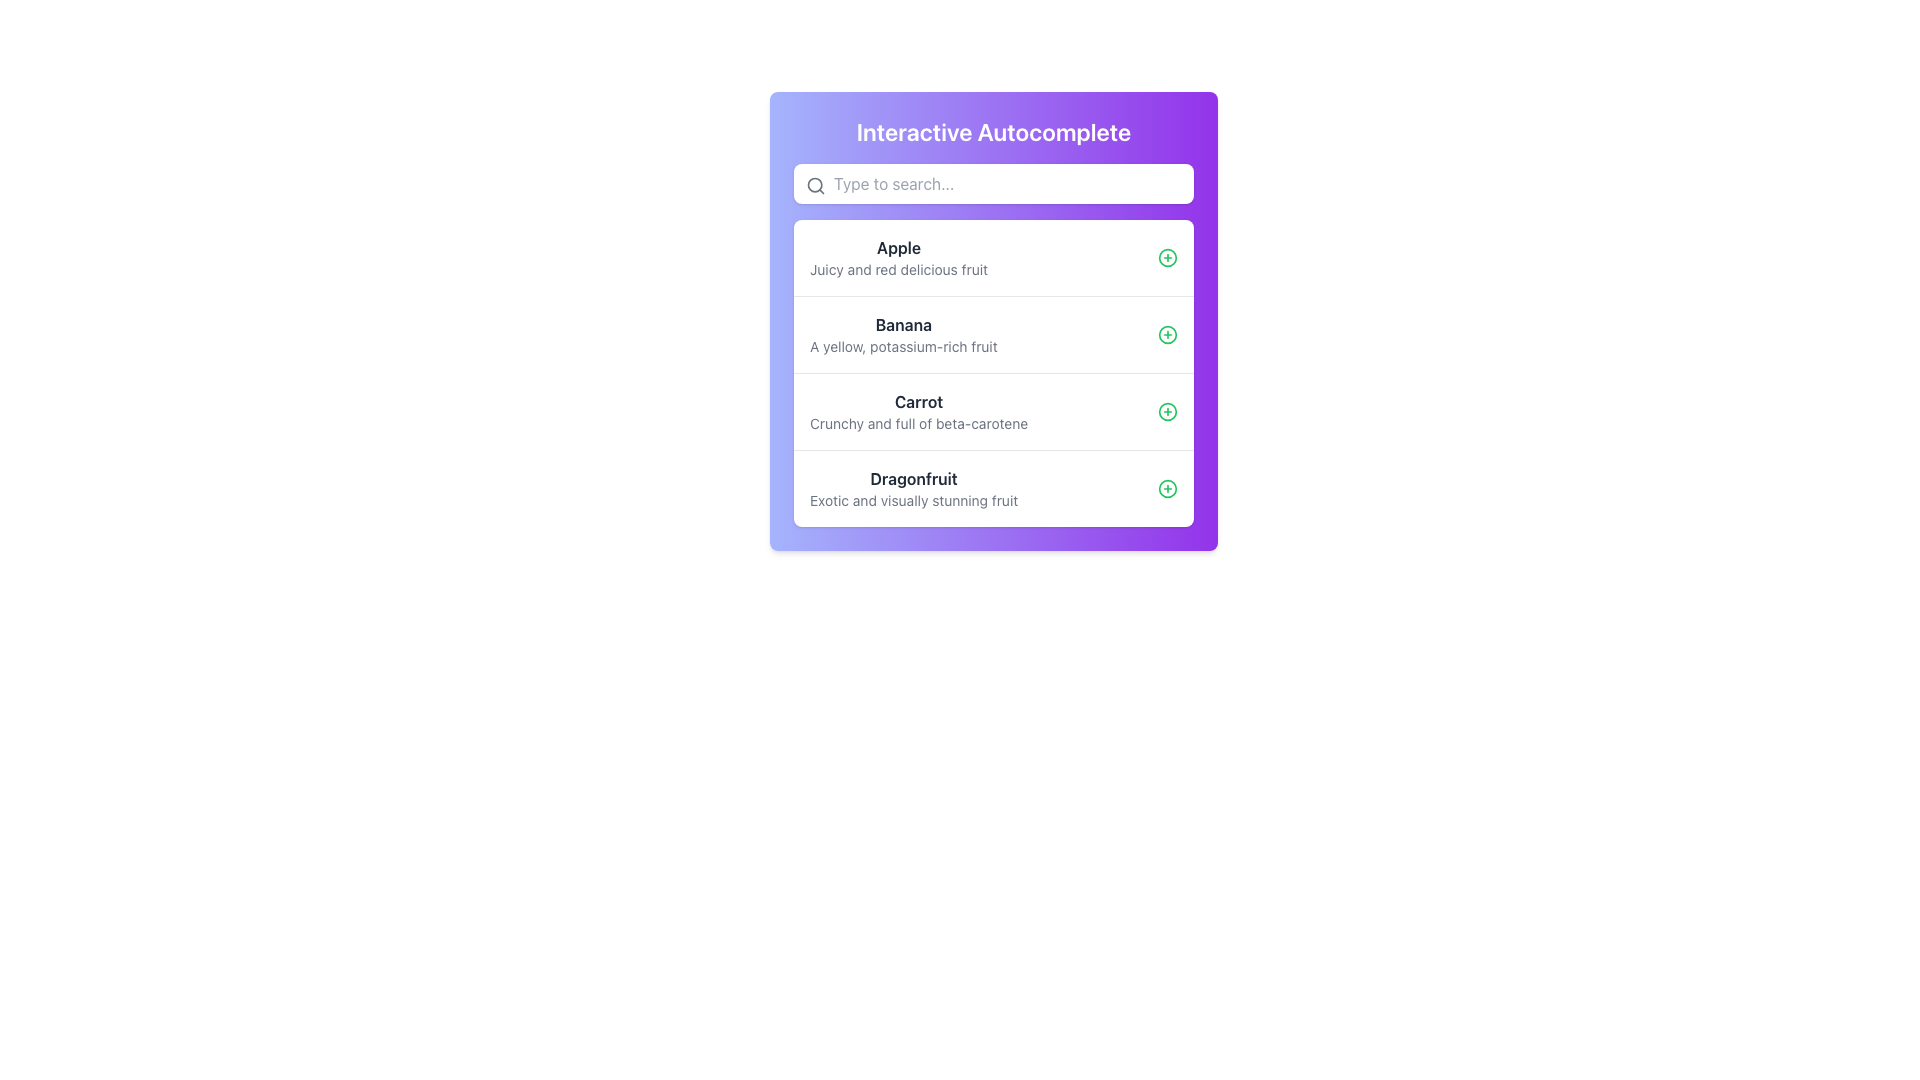 Image resolution: width=1920 pixels, height=1080 pixels. Describe the element at coordinates (1167, 489) in the screenshot. I see `the circular green plus icon located at the far right of the 'Dragonfruit' entry in the autocomplete list` at that location.